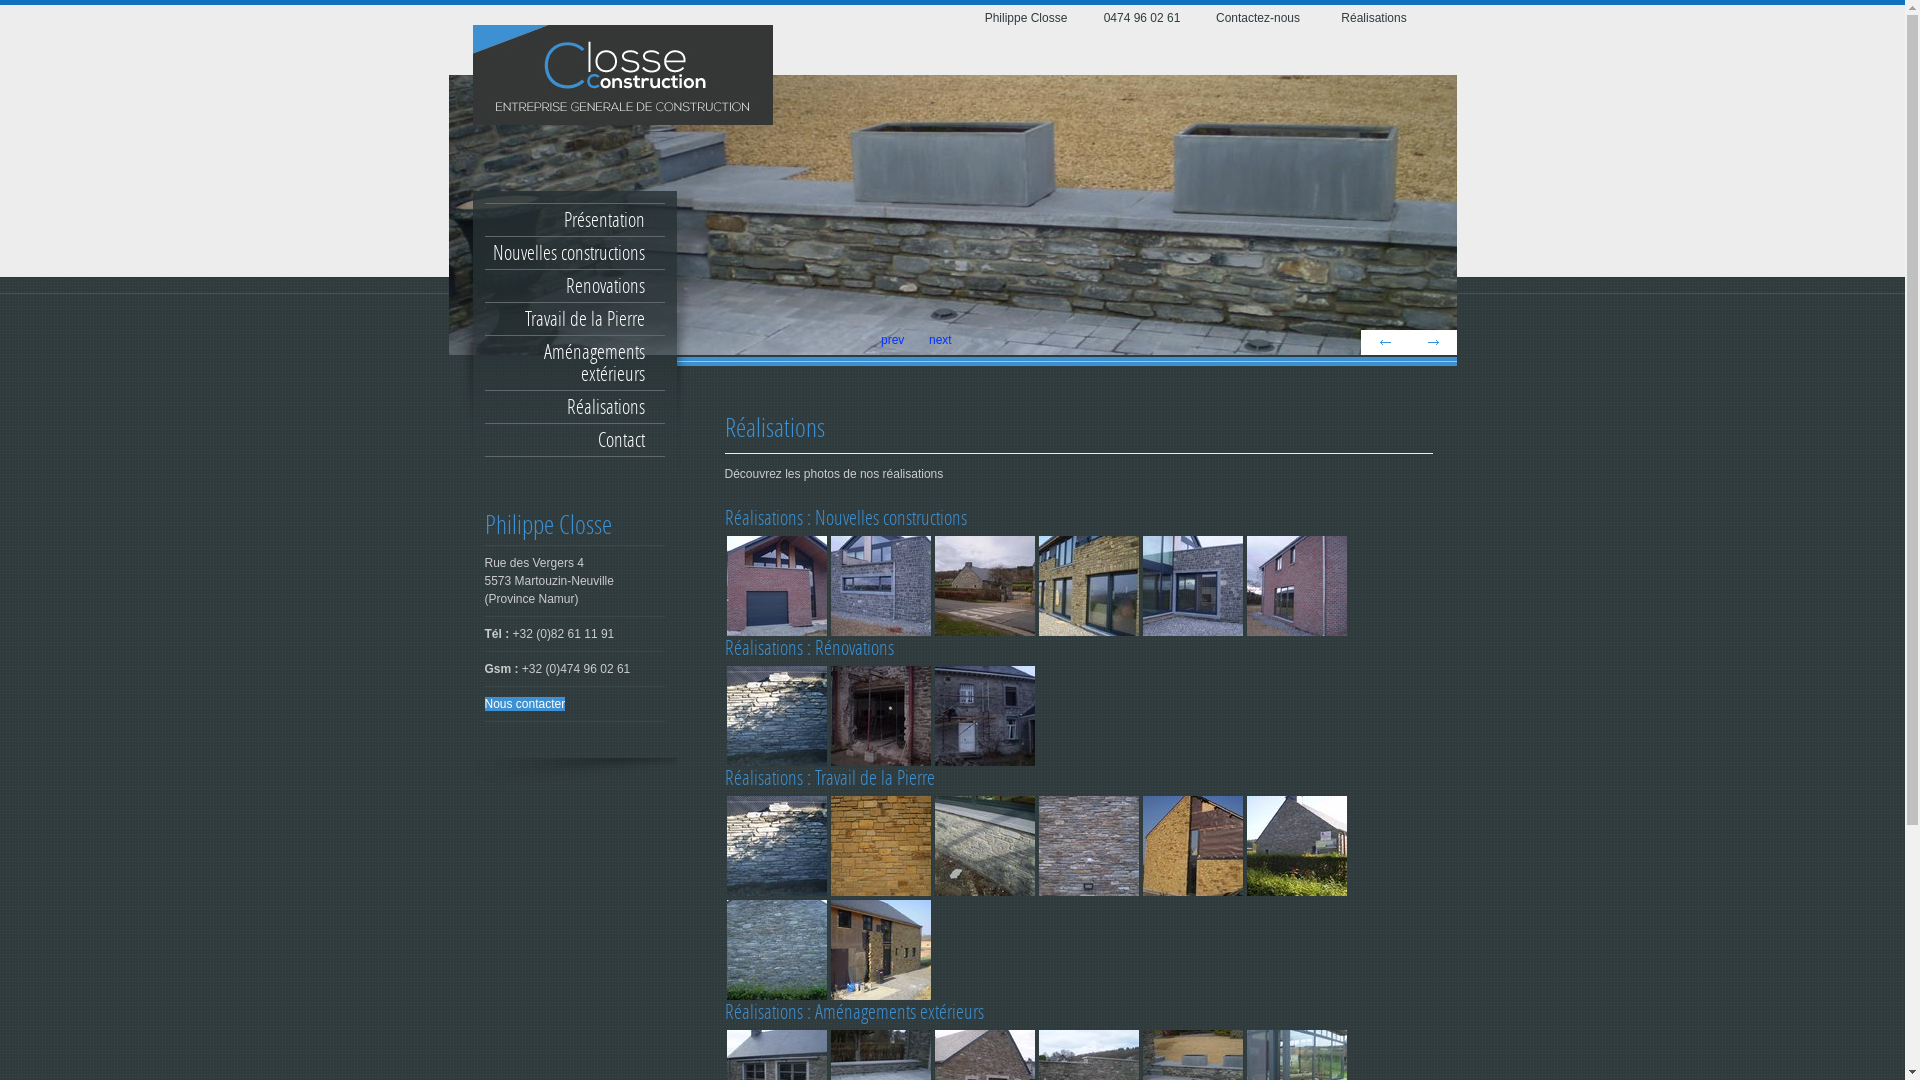  What do you see at coordinates (879, 845) in the screenshot?
I see `'OLYMPUS DIGITAL CAMERA         '` at bounding box center [879, 845].